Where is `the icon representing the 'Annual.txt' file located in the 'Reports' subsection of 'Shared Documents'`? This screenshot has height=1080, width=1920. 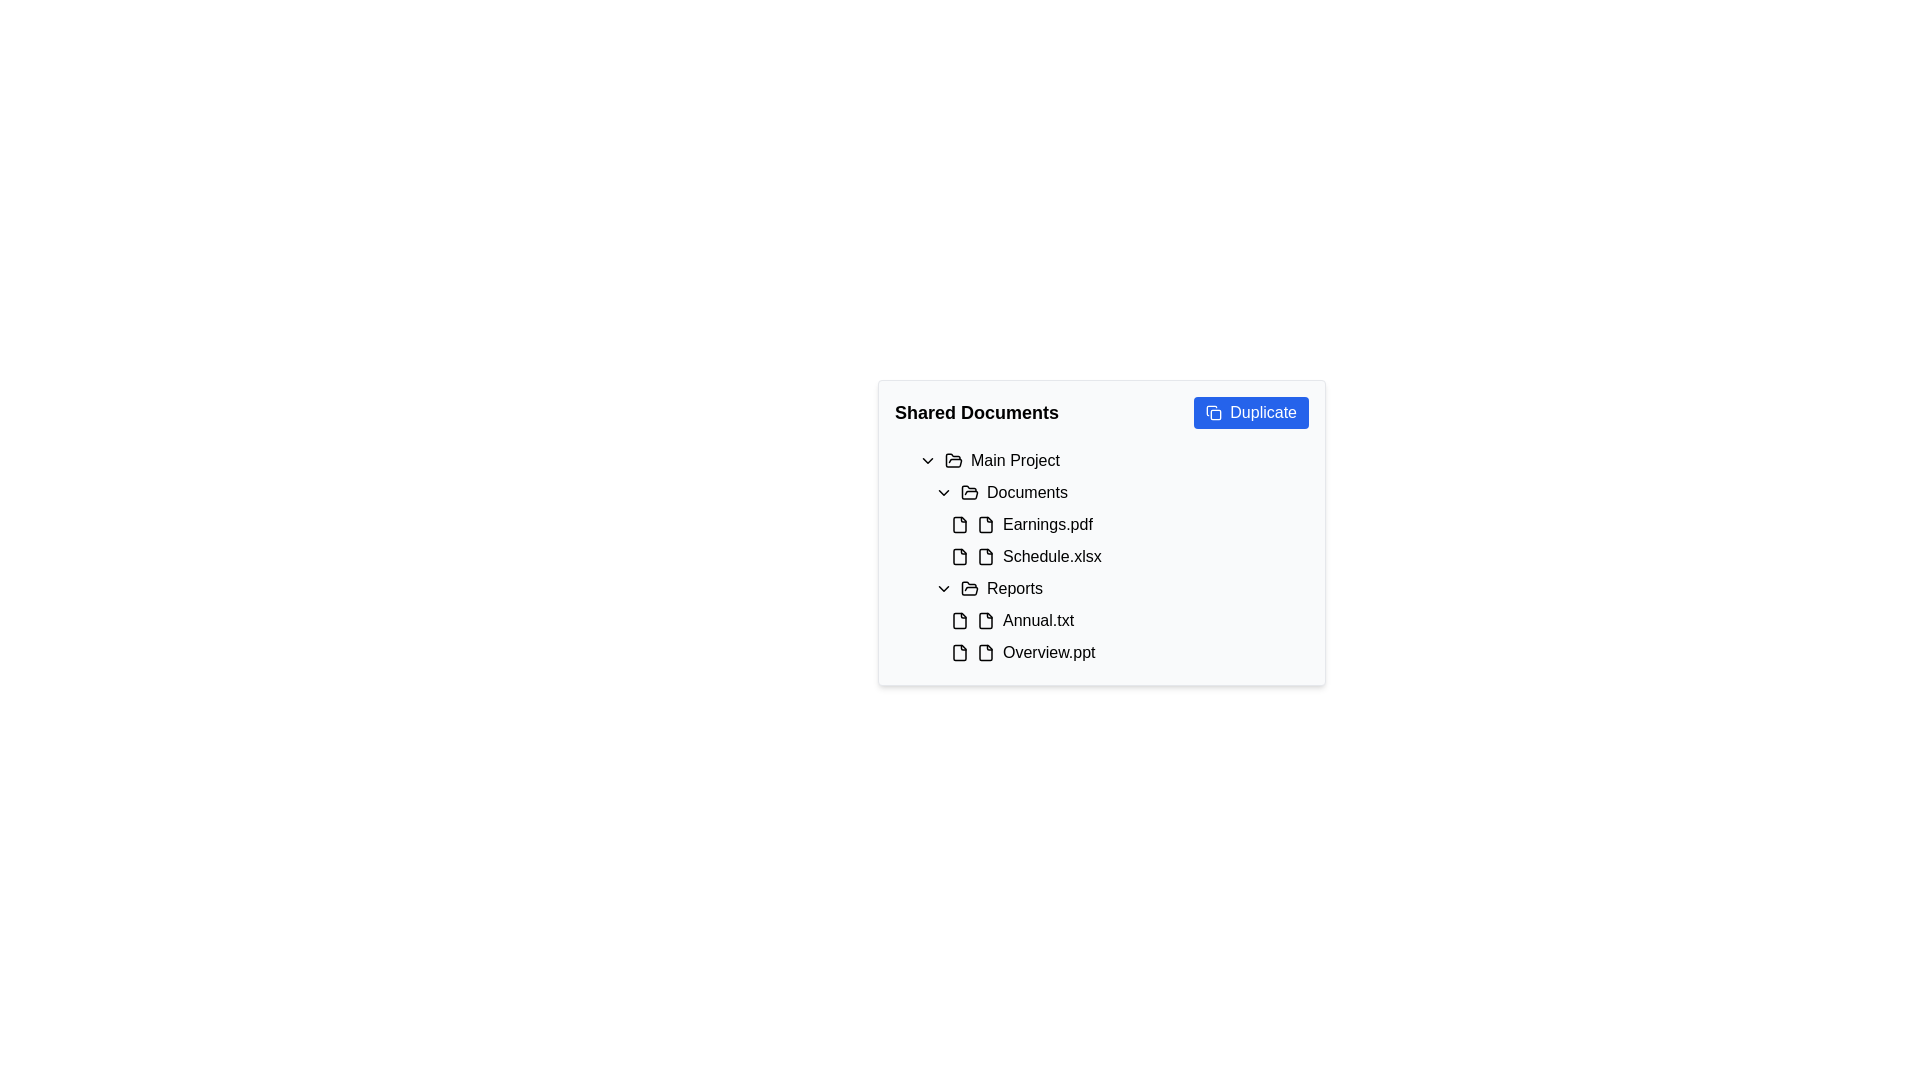
the icon representing the 'Annual.txt' file located in the 'Reports' subsection of 'Shared Documents' is located at coordinates (960, 620).